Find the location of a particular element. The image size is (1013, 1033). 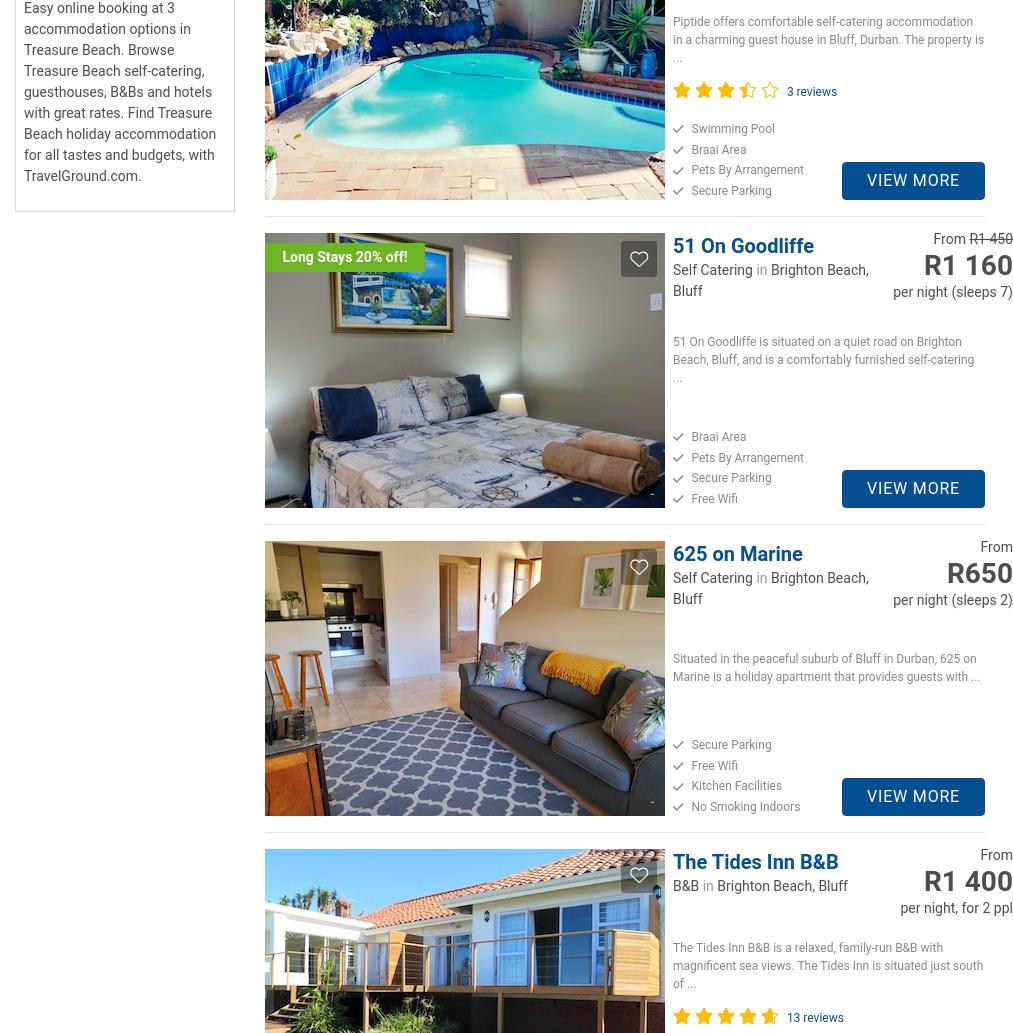

'B&B' is located at coordinates (686, 883).